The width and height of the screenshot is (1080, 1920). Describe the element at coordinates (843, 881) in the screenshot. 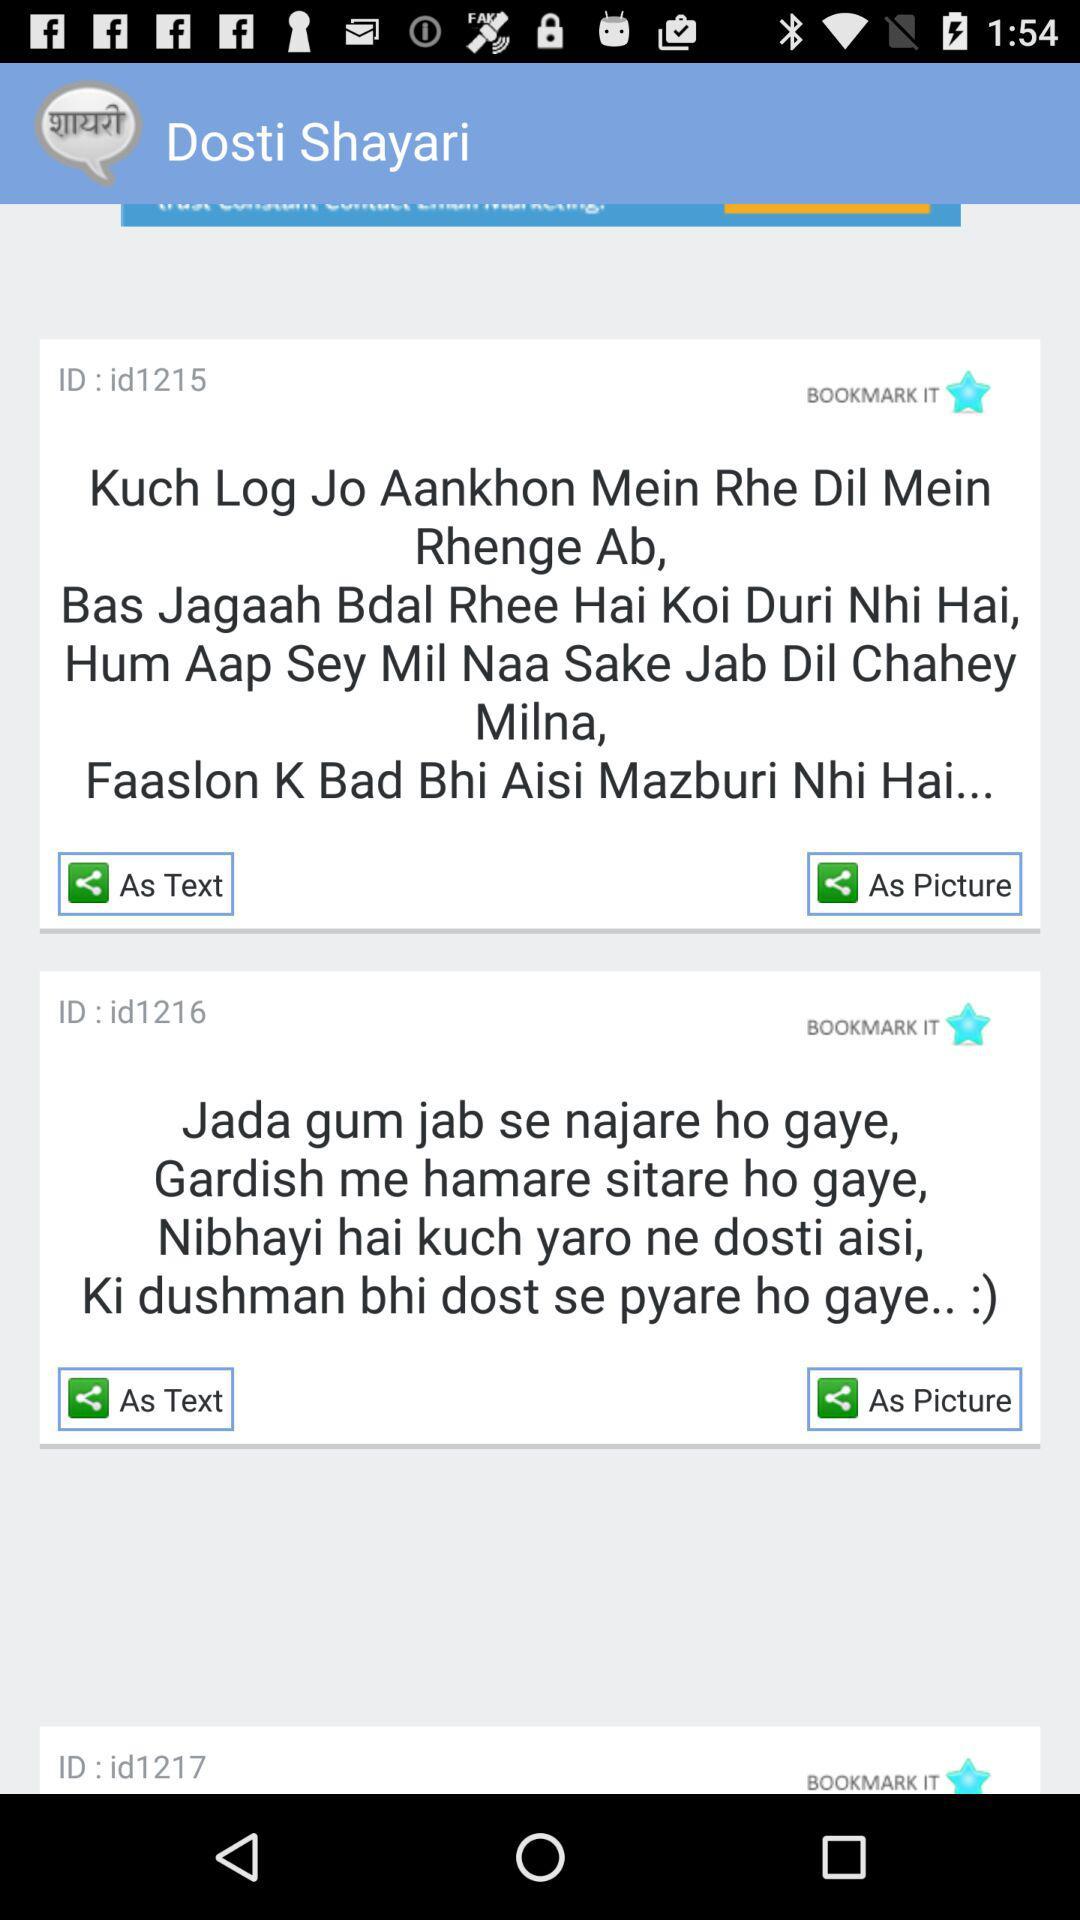

I see `icon to the left of as picture item` at that location.